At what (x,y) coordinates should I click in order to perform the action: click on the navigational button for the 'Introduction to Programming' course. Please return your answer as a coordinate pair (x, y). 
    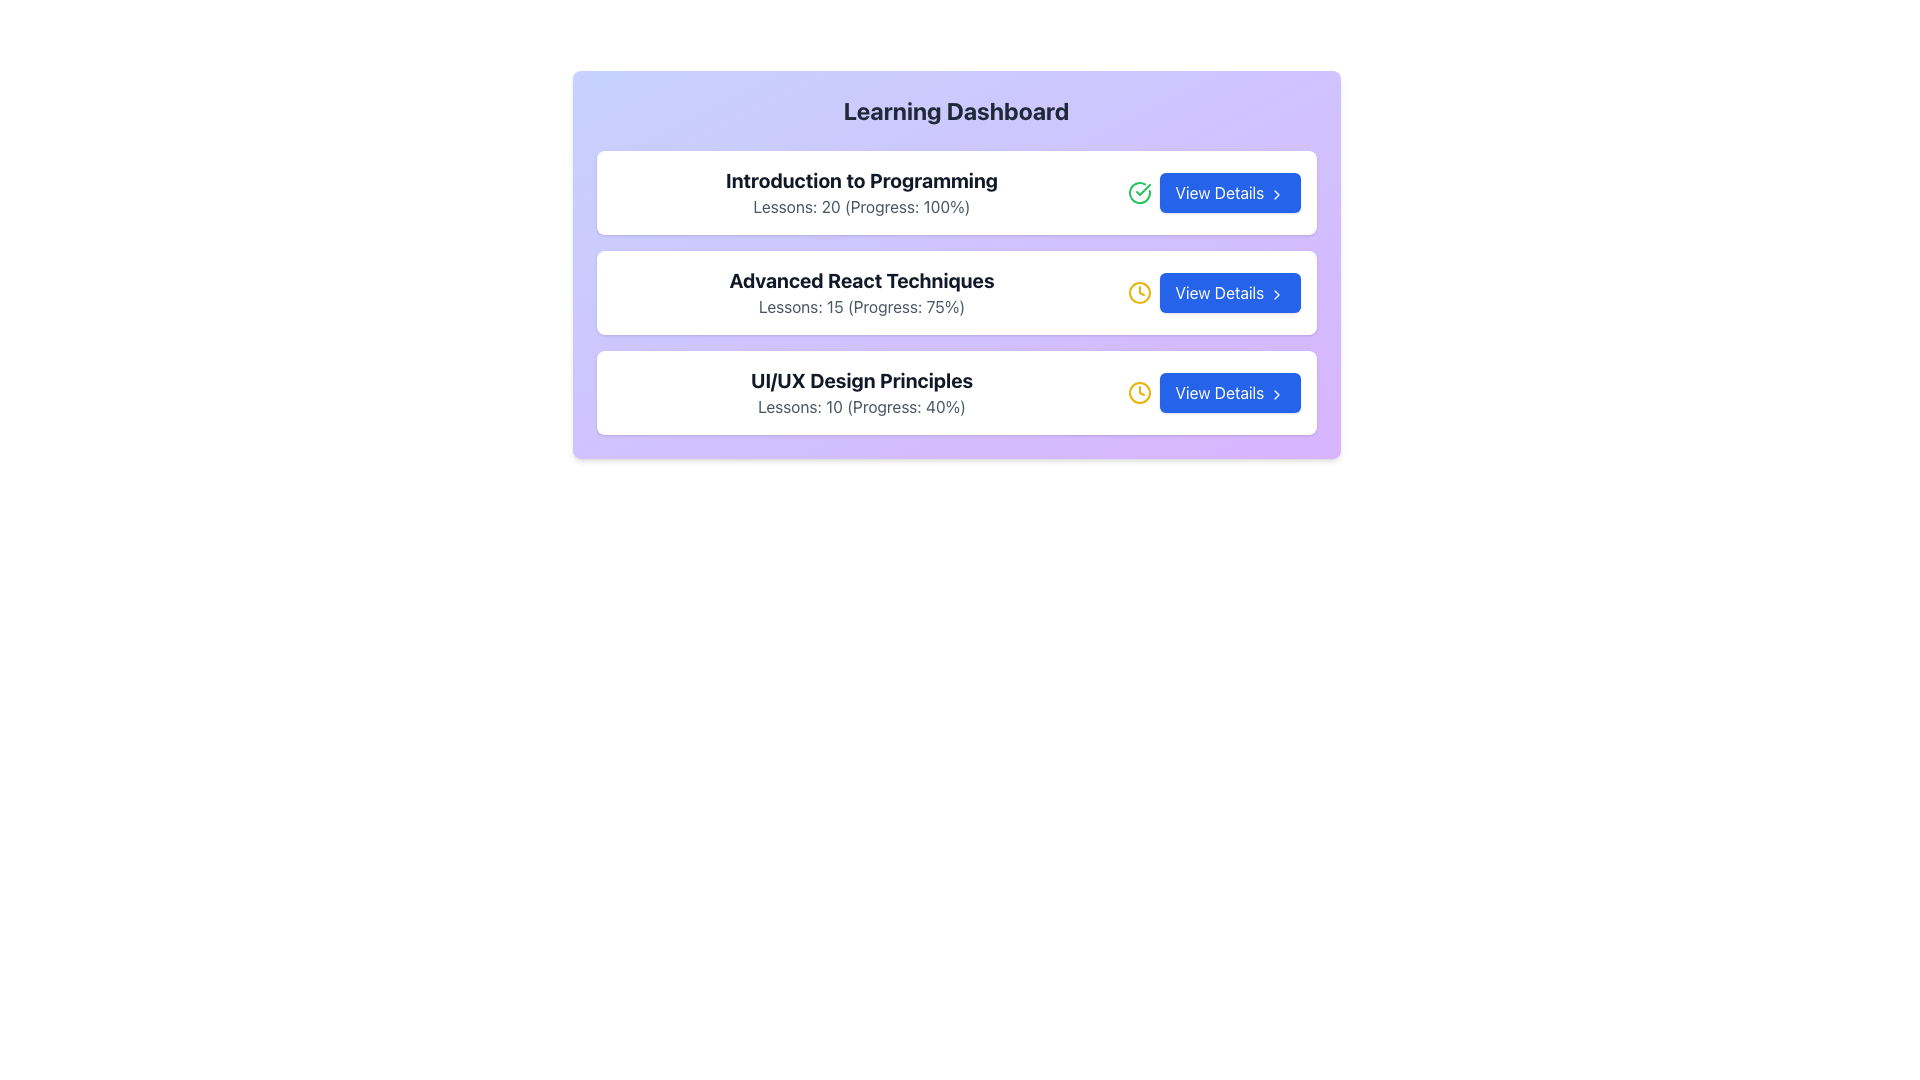
    Looking at the image, I should click on (1213, 192).